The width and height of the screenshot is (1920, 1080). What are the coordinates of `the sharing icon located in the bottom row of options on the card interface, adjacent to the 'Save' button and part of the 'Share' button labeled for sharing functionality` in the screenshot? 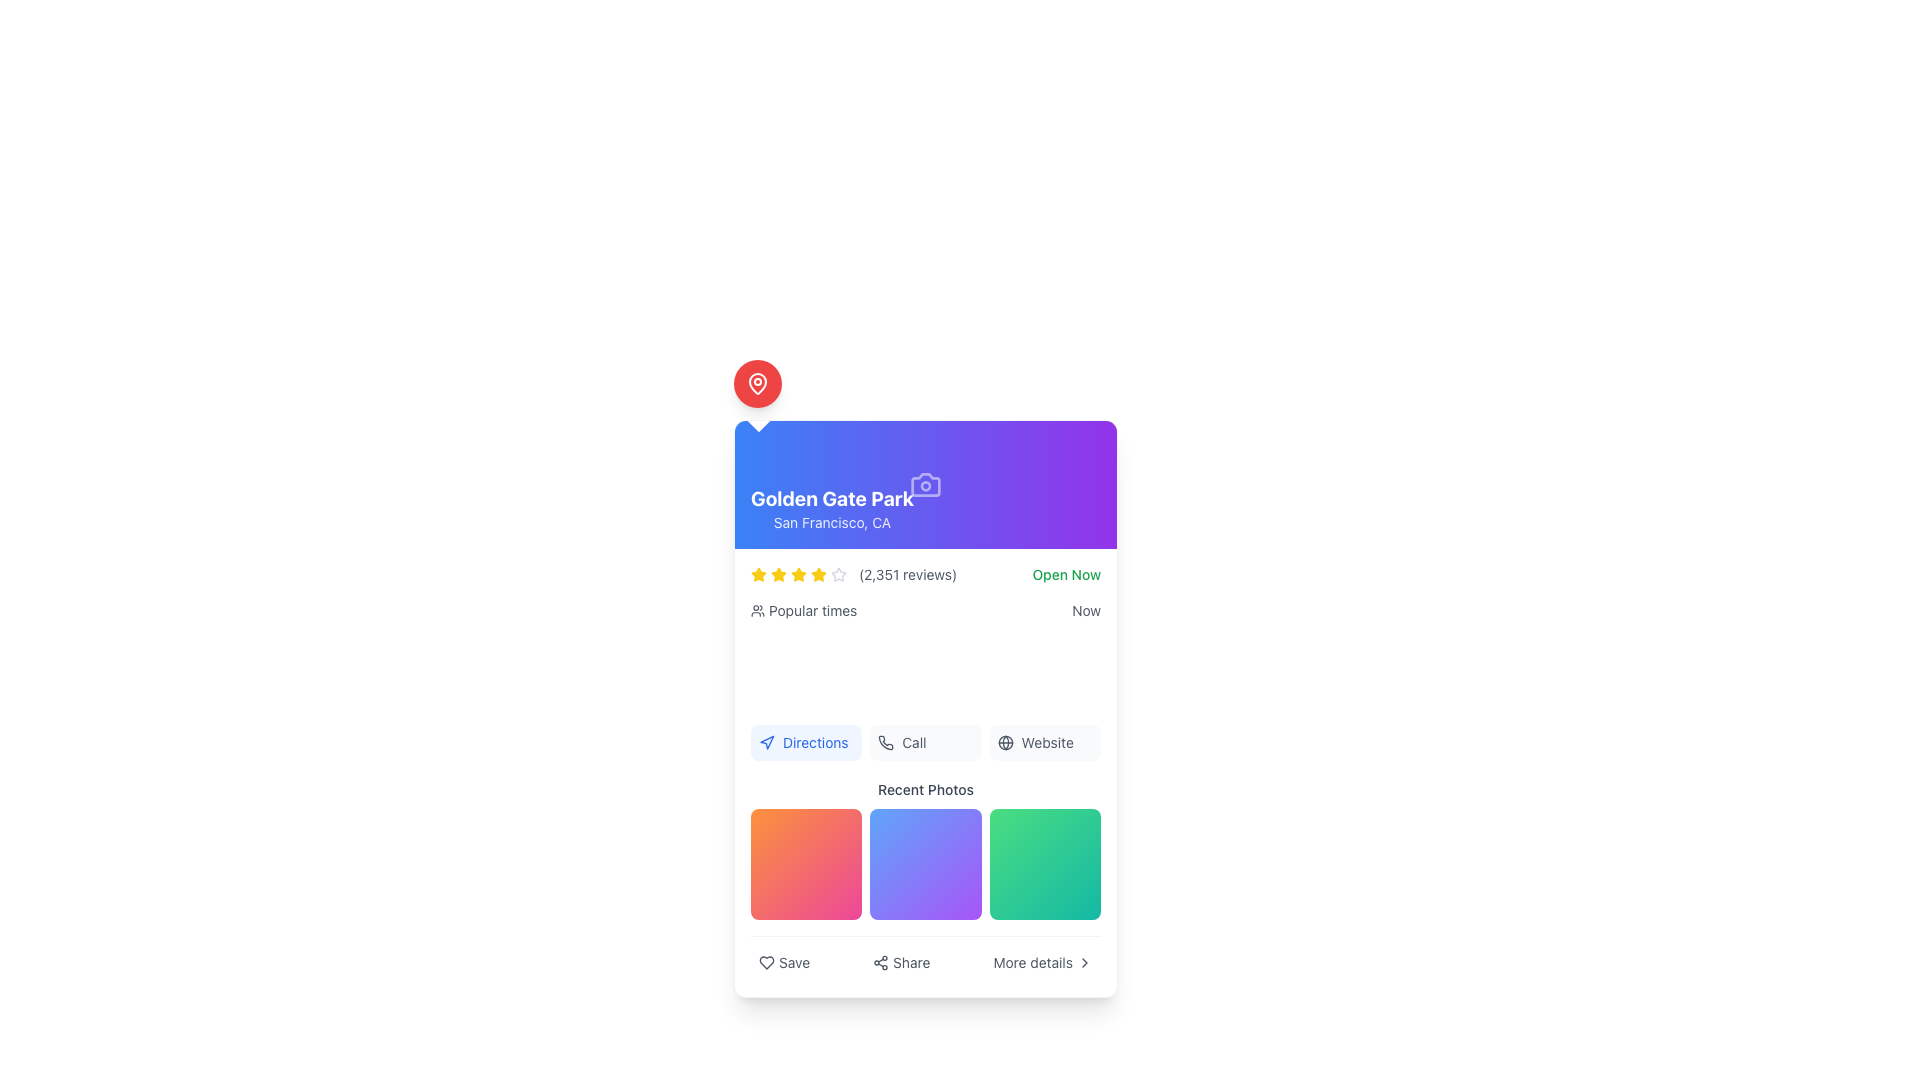 It's located at (880, 962).